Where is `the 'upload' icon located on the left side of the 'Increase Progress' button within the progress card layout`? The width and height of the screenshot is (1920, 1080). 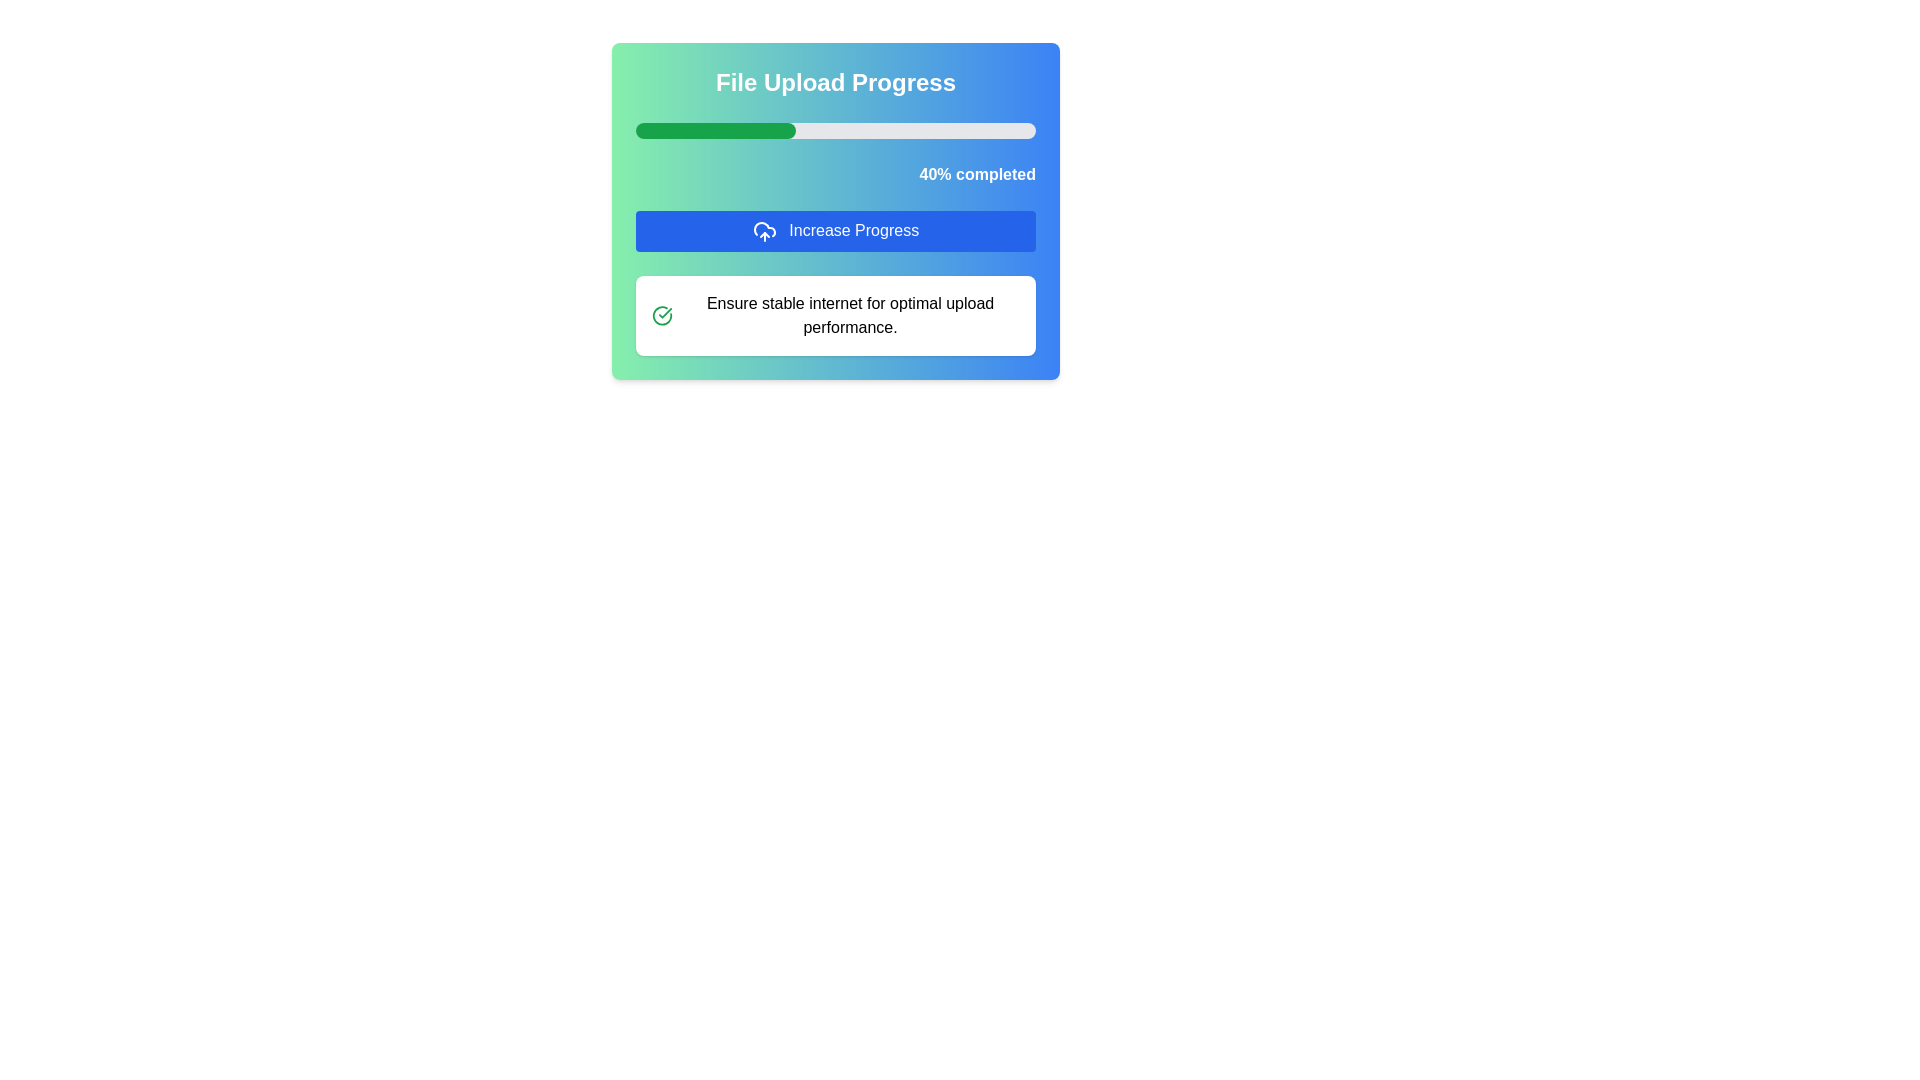
the 'upload' icon located on the left side of the 'Increase Progress' button within the progress card layout is located at coordinates (763, 230).